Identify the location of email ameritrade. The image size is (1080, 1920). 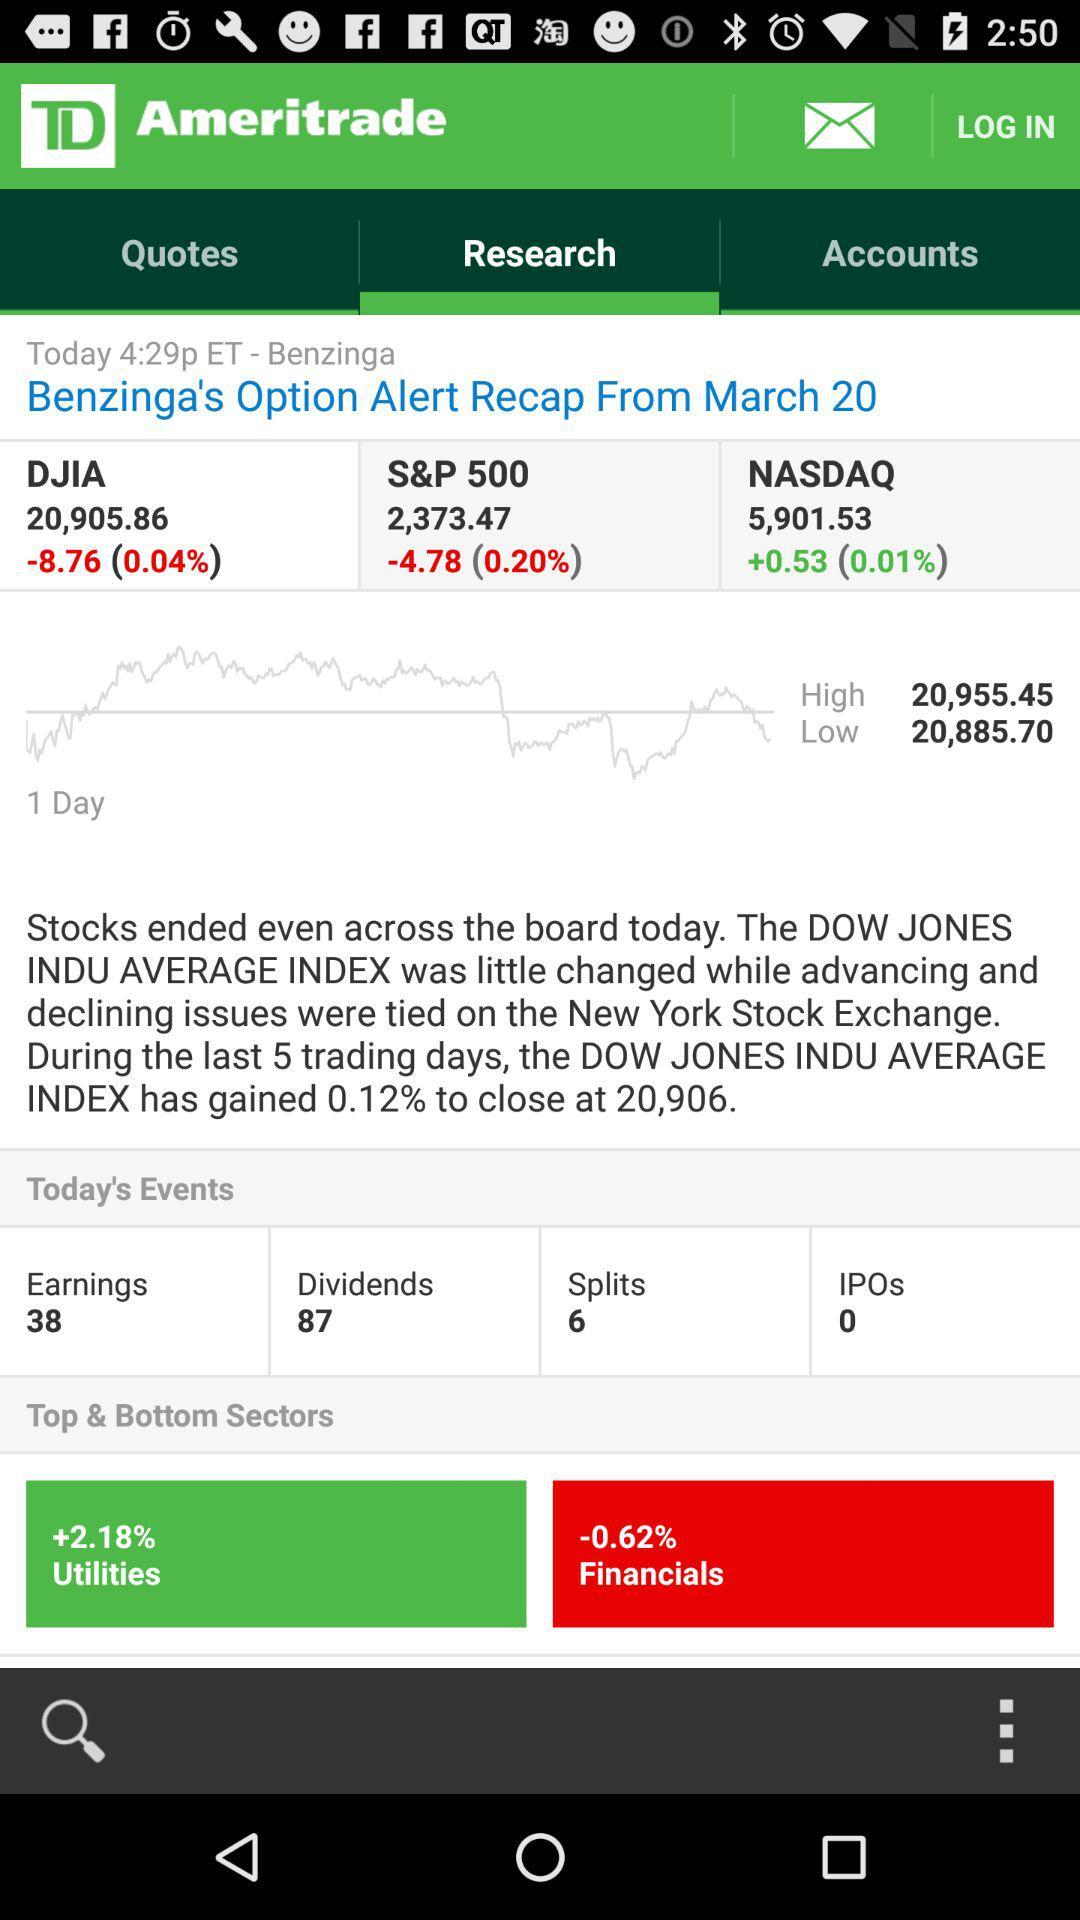
(832, 124).